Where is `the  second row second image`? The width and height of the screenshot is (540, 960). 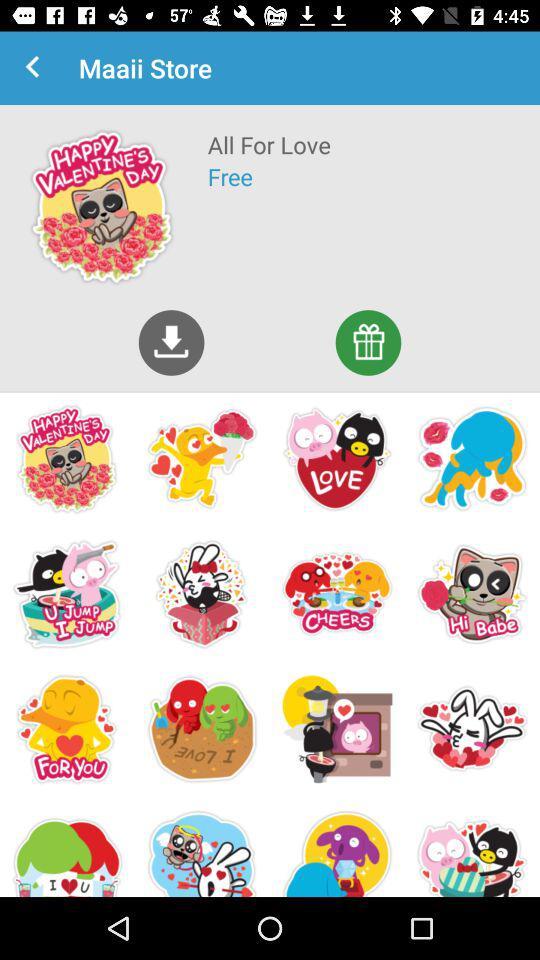
the  second row second image is located at coordinates (202, 594).